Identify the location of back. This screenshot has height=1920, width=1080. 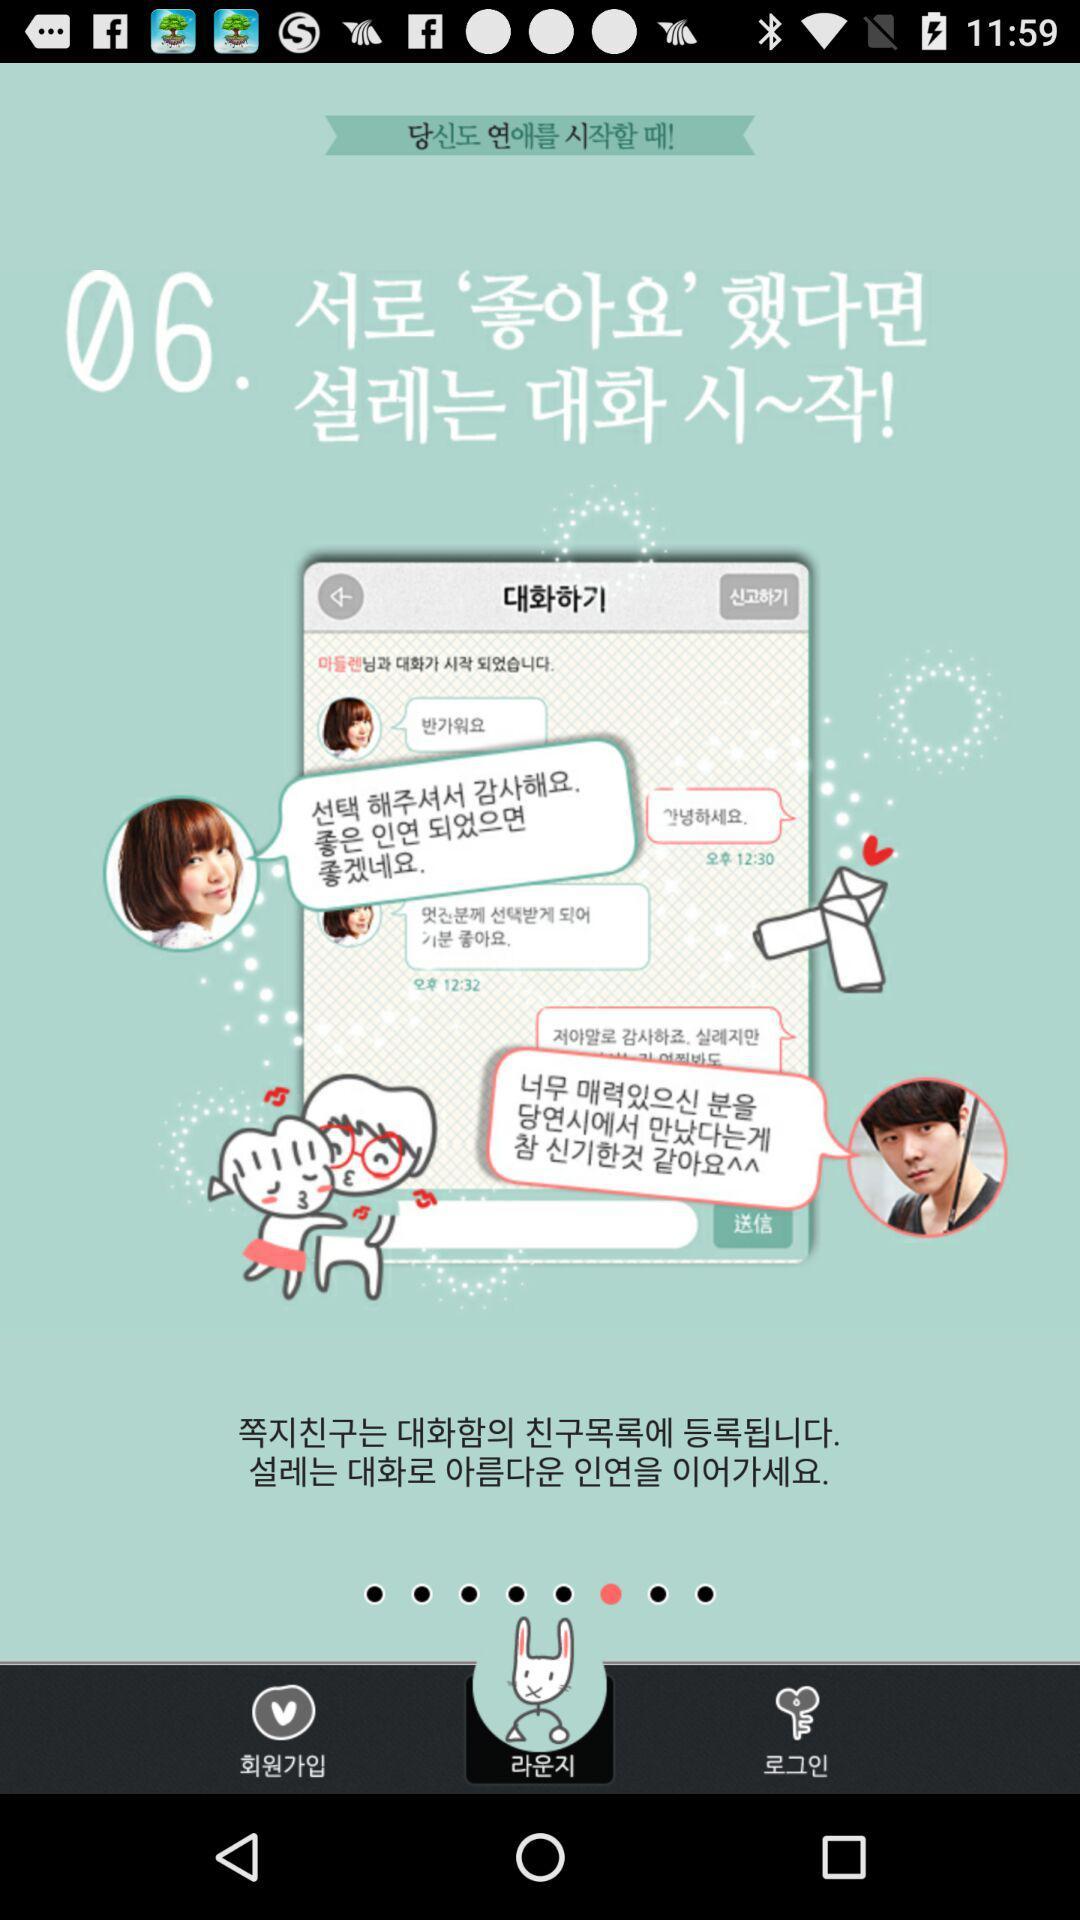
(515, 1593).